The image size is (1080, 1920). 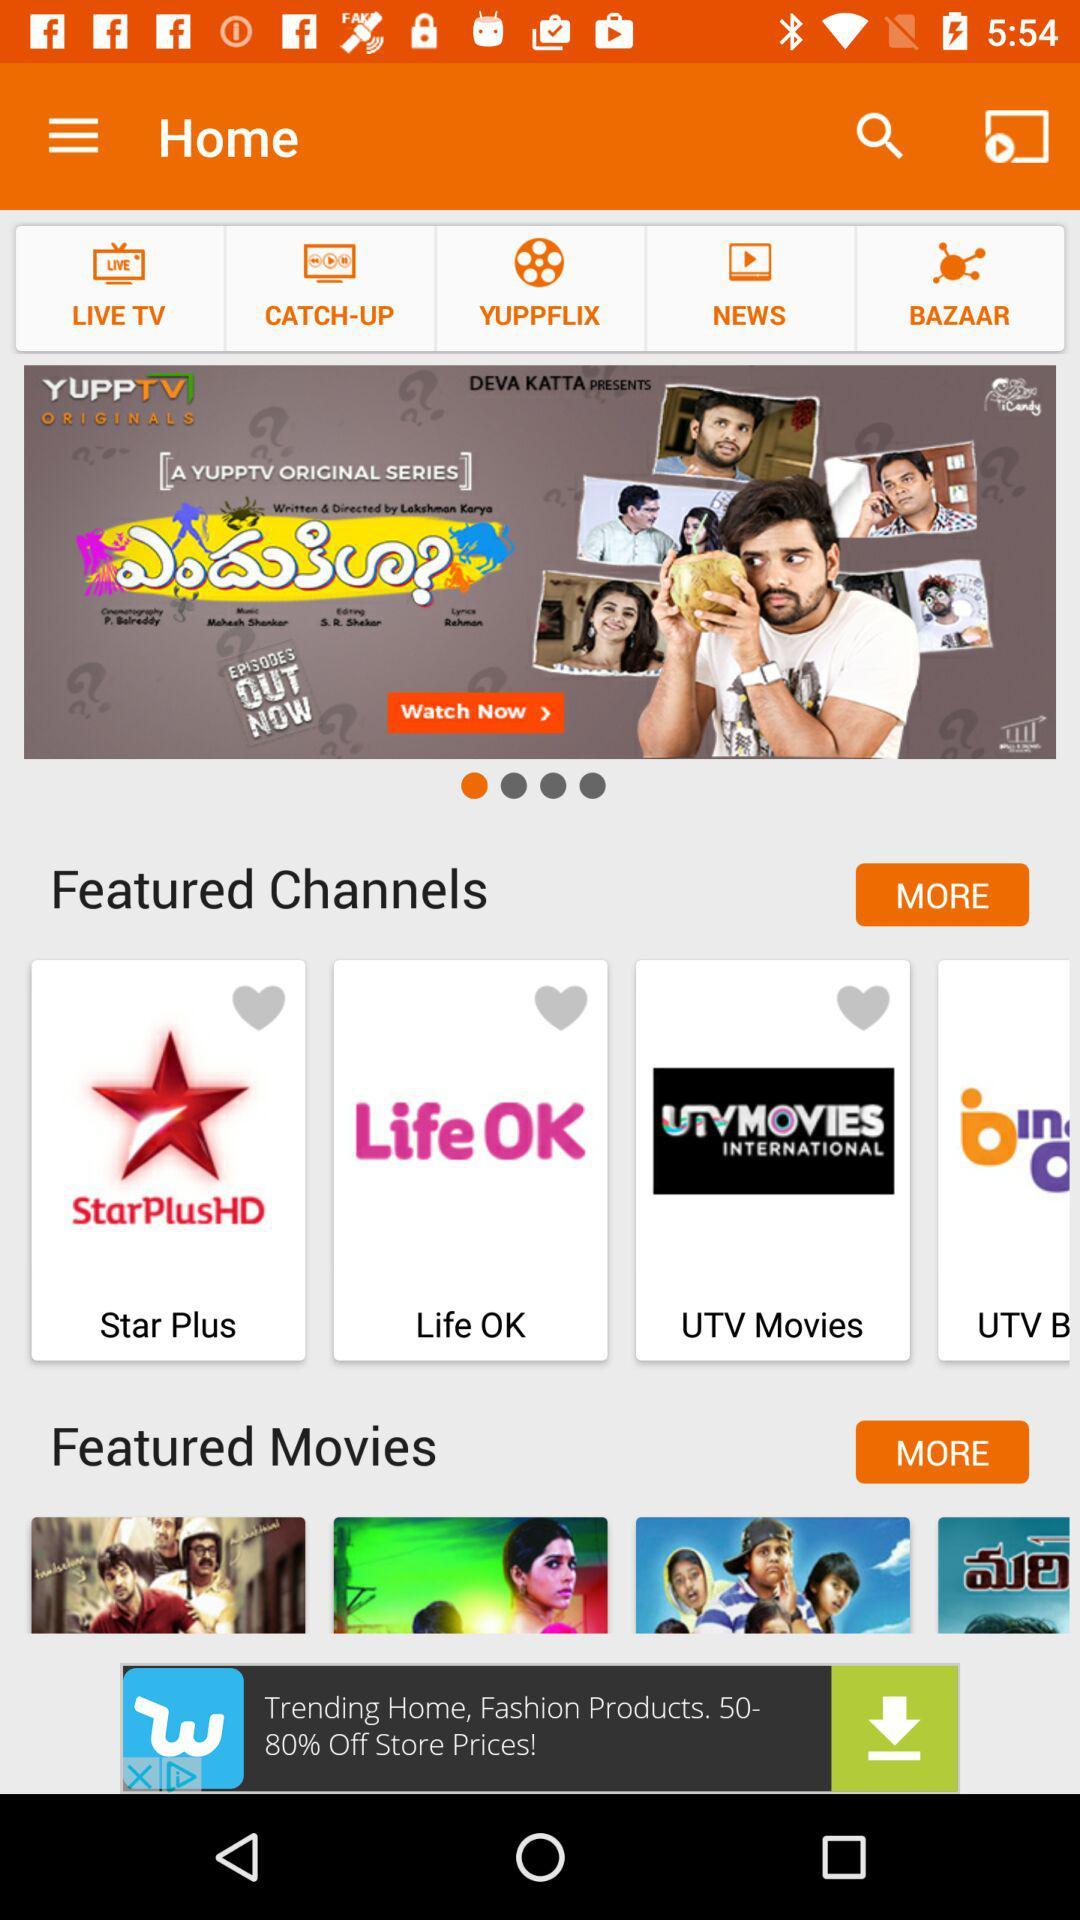 I want to click on advertisement page, so click(x=540, y=561).